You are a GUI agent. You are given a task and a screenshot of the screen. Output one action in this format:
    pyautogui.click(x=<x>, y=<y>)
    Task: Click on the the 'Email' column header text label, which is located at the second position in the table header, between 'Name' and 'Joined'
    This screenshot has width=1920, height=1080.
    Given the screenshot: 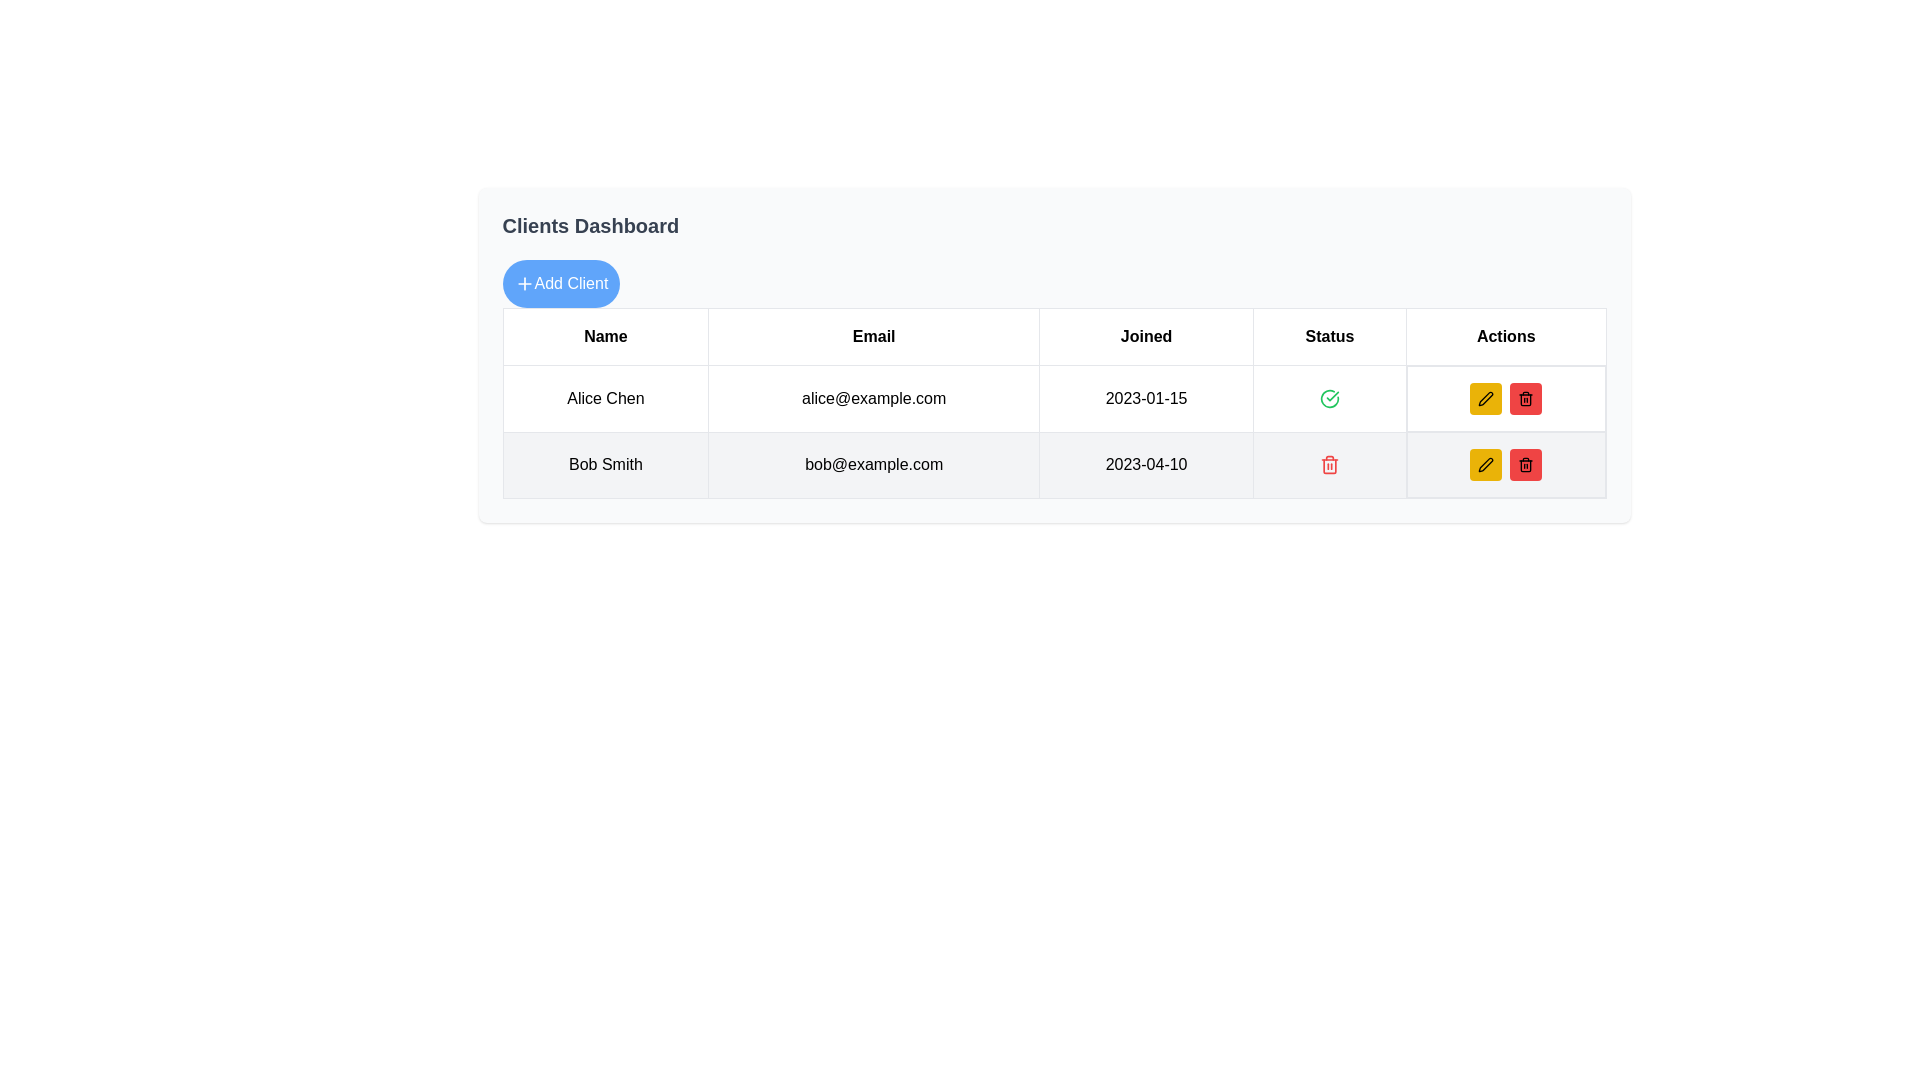 What is the action you would take?
    pyautogui.click(x=874, y=335)
    